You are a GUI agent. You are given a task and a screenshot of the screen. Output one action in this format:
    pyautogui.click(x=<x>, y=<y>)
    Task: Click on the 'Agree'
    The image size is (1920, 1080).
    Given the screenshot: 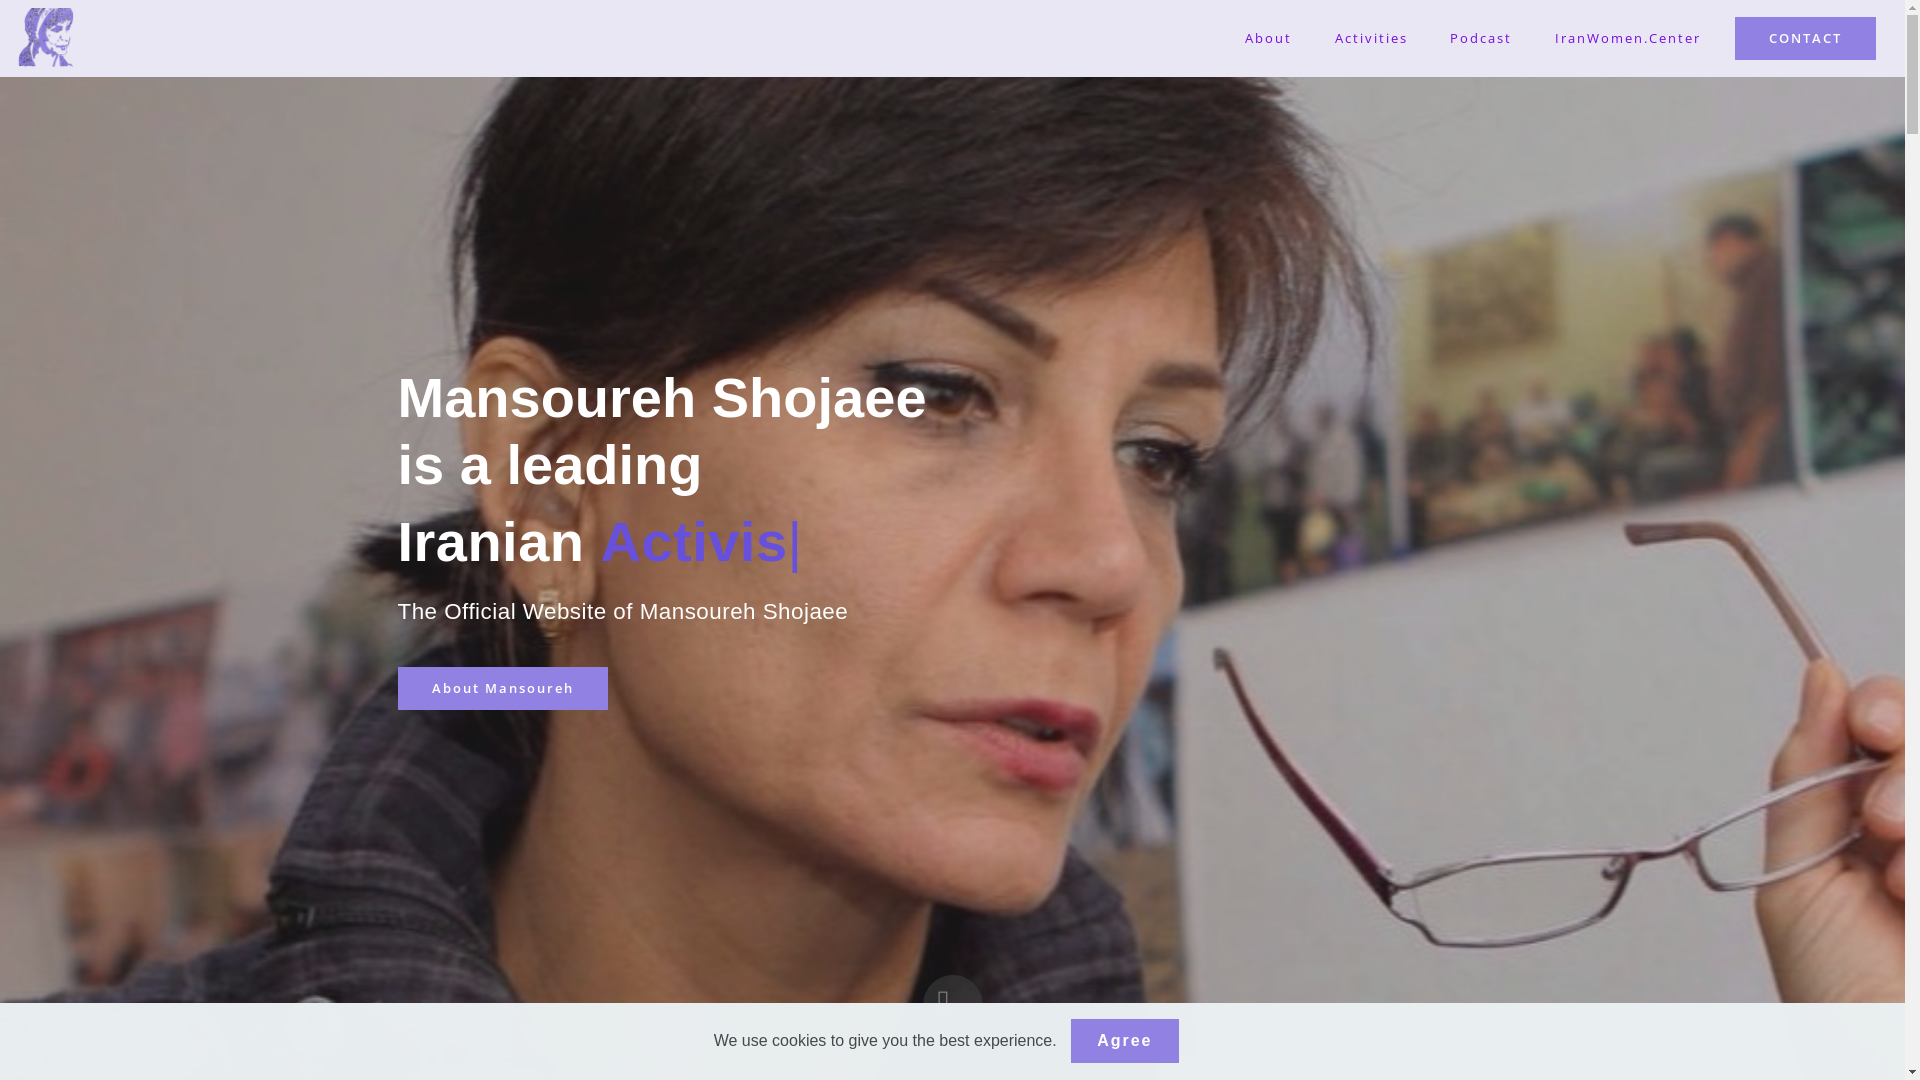 What is the action you would take?
    pyautogui.click(x=1124, y=1040)
    